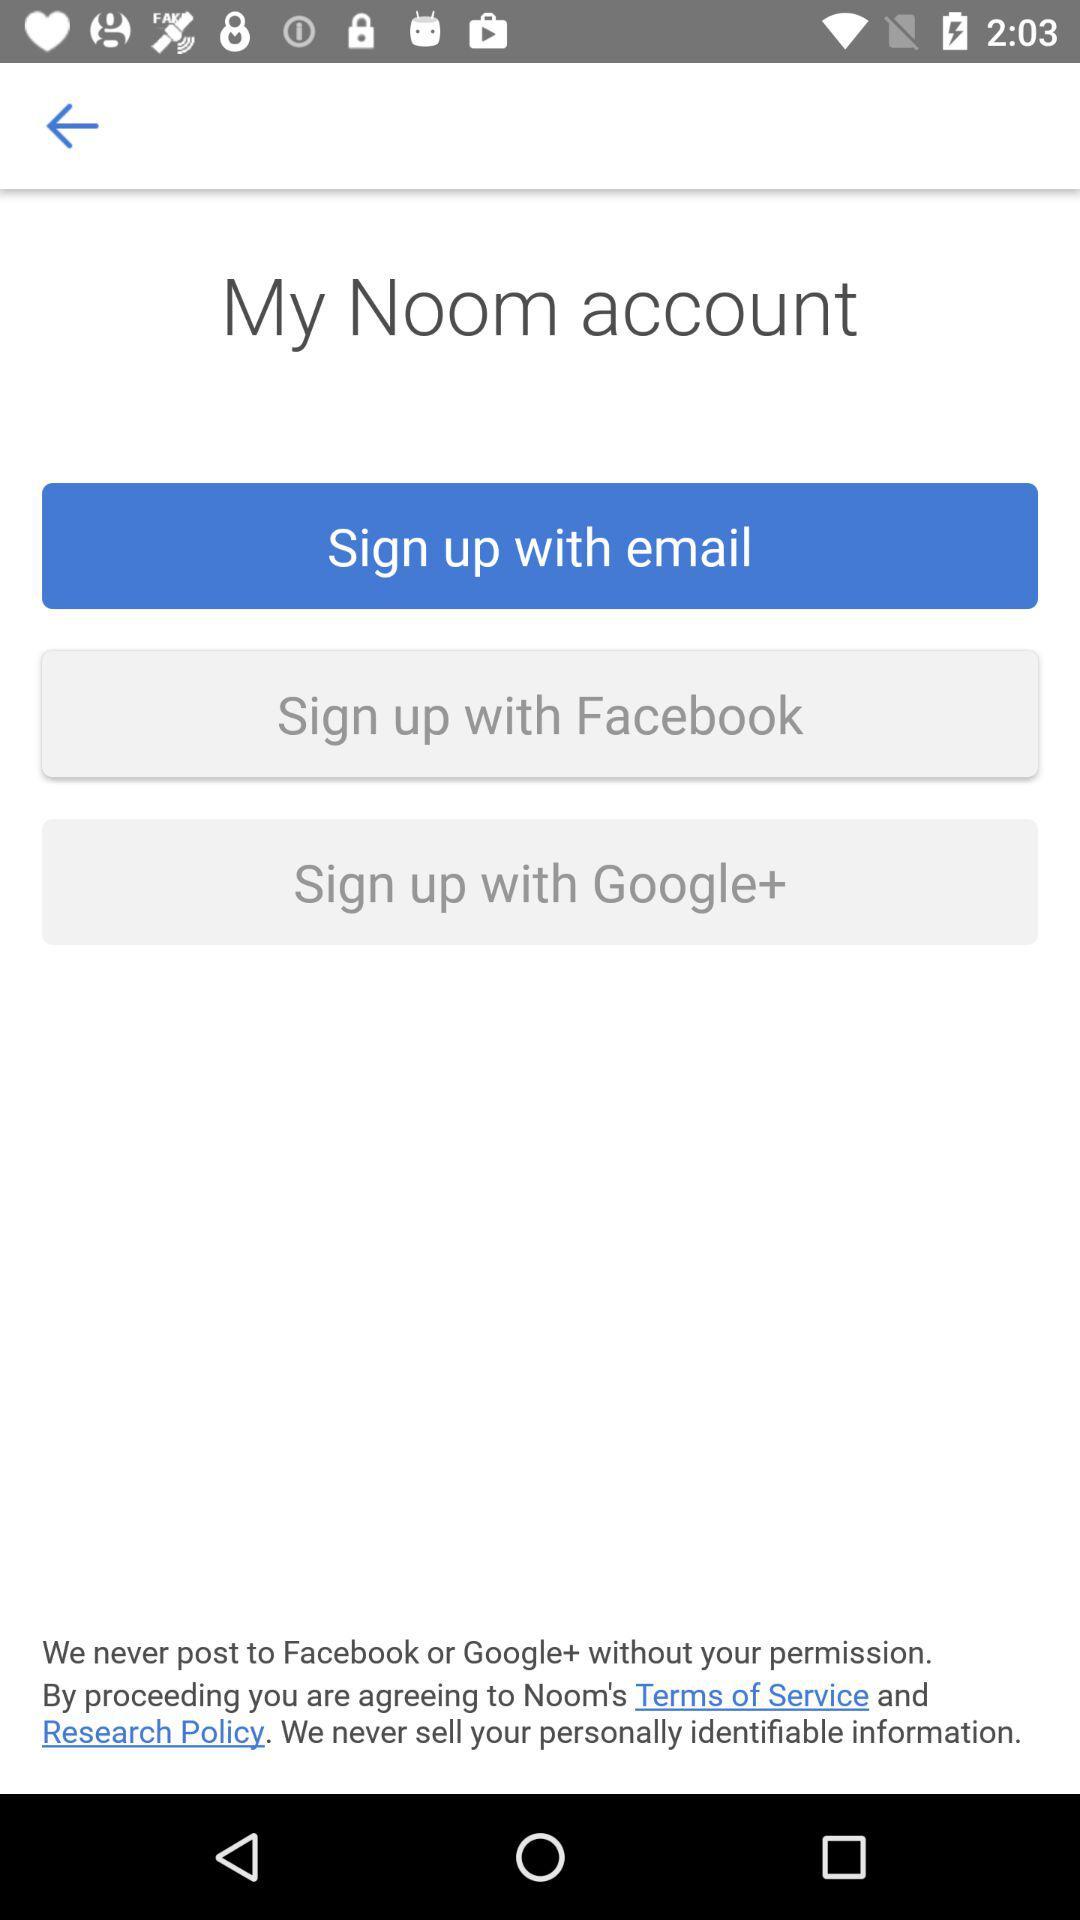  Describe the element at coordinates (72, 124) in the screenshot. I see `the item at the top left corner` at that location.